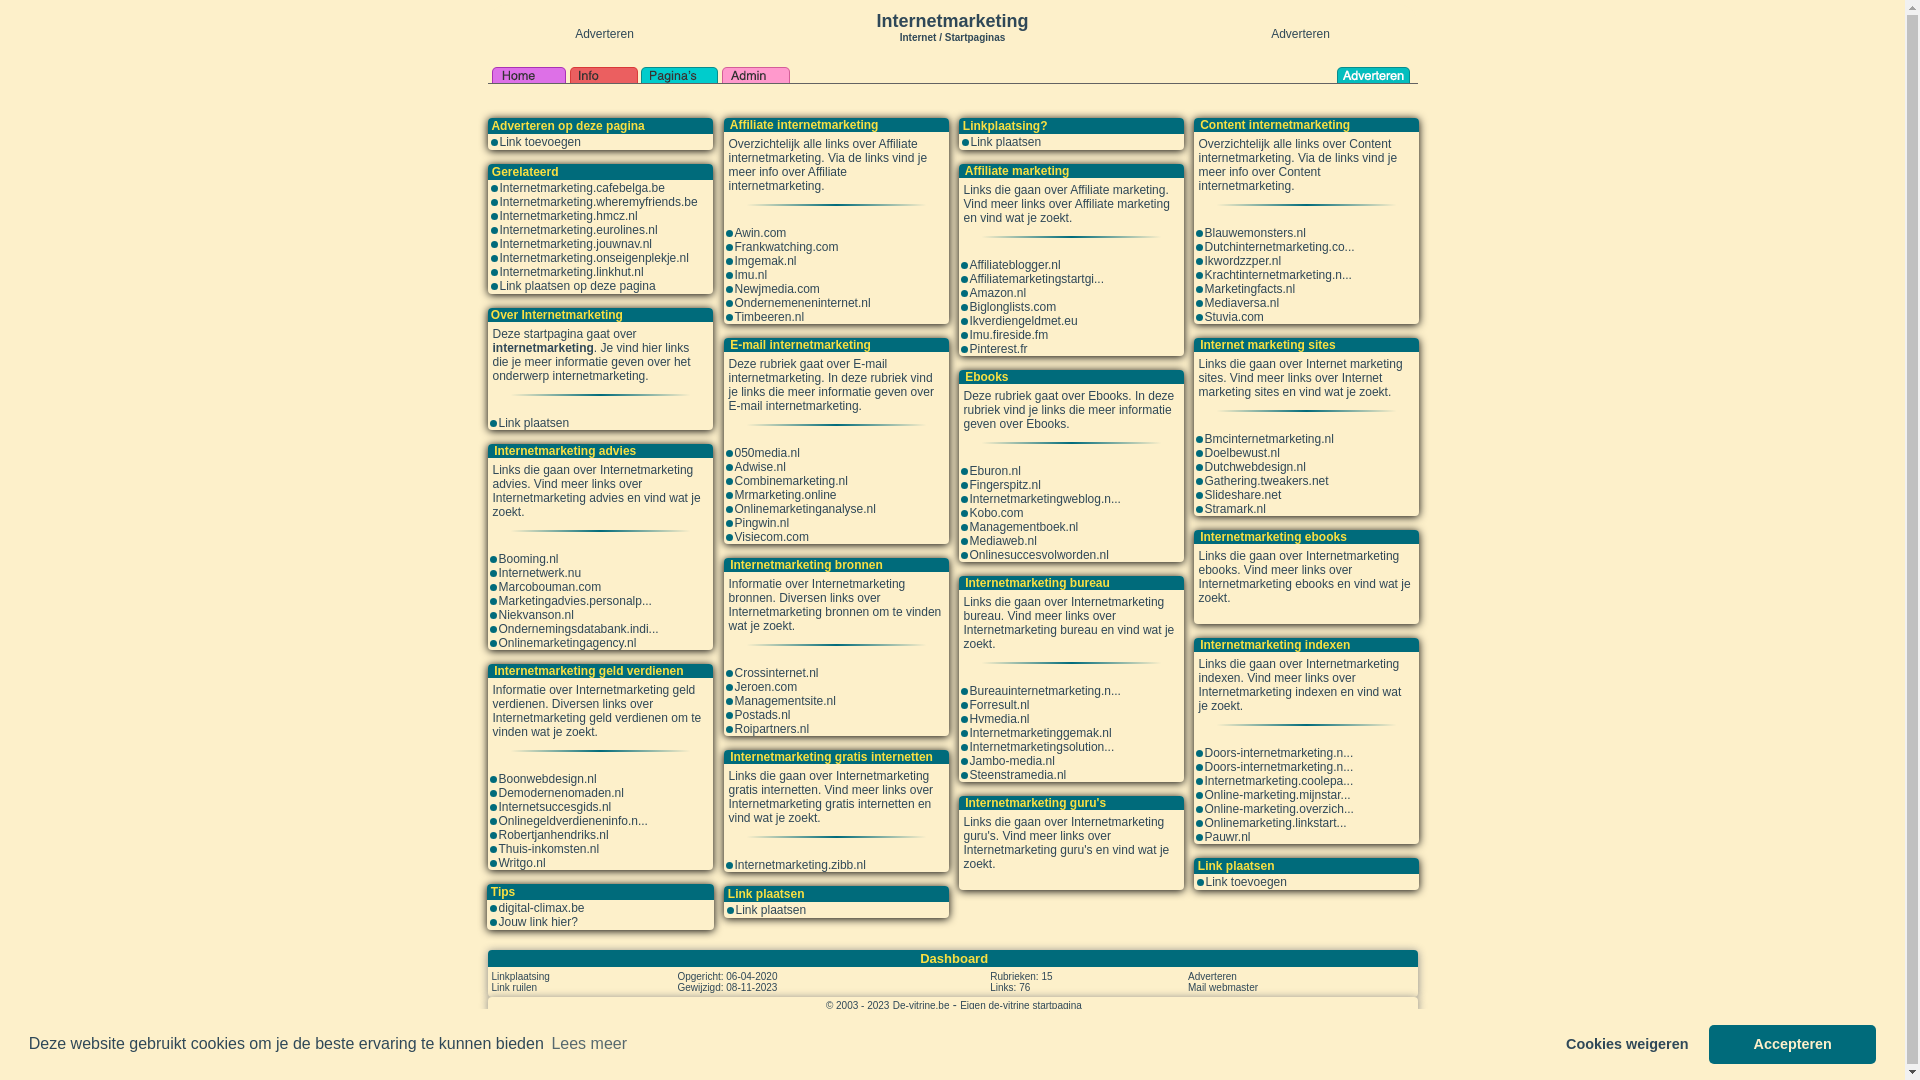 The image size is (1920, 1080). What do you see at coordinates (1240, 452) in the screenshot?
I see `'Doelbewust.nl'` at bounding box center [1240, 452].